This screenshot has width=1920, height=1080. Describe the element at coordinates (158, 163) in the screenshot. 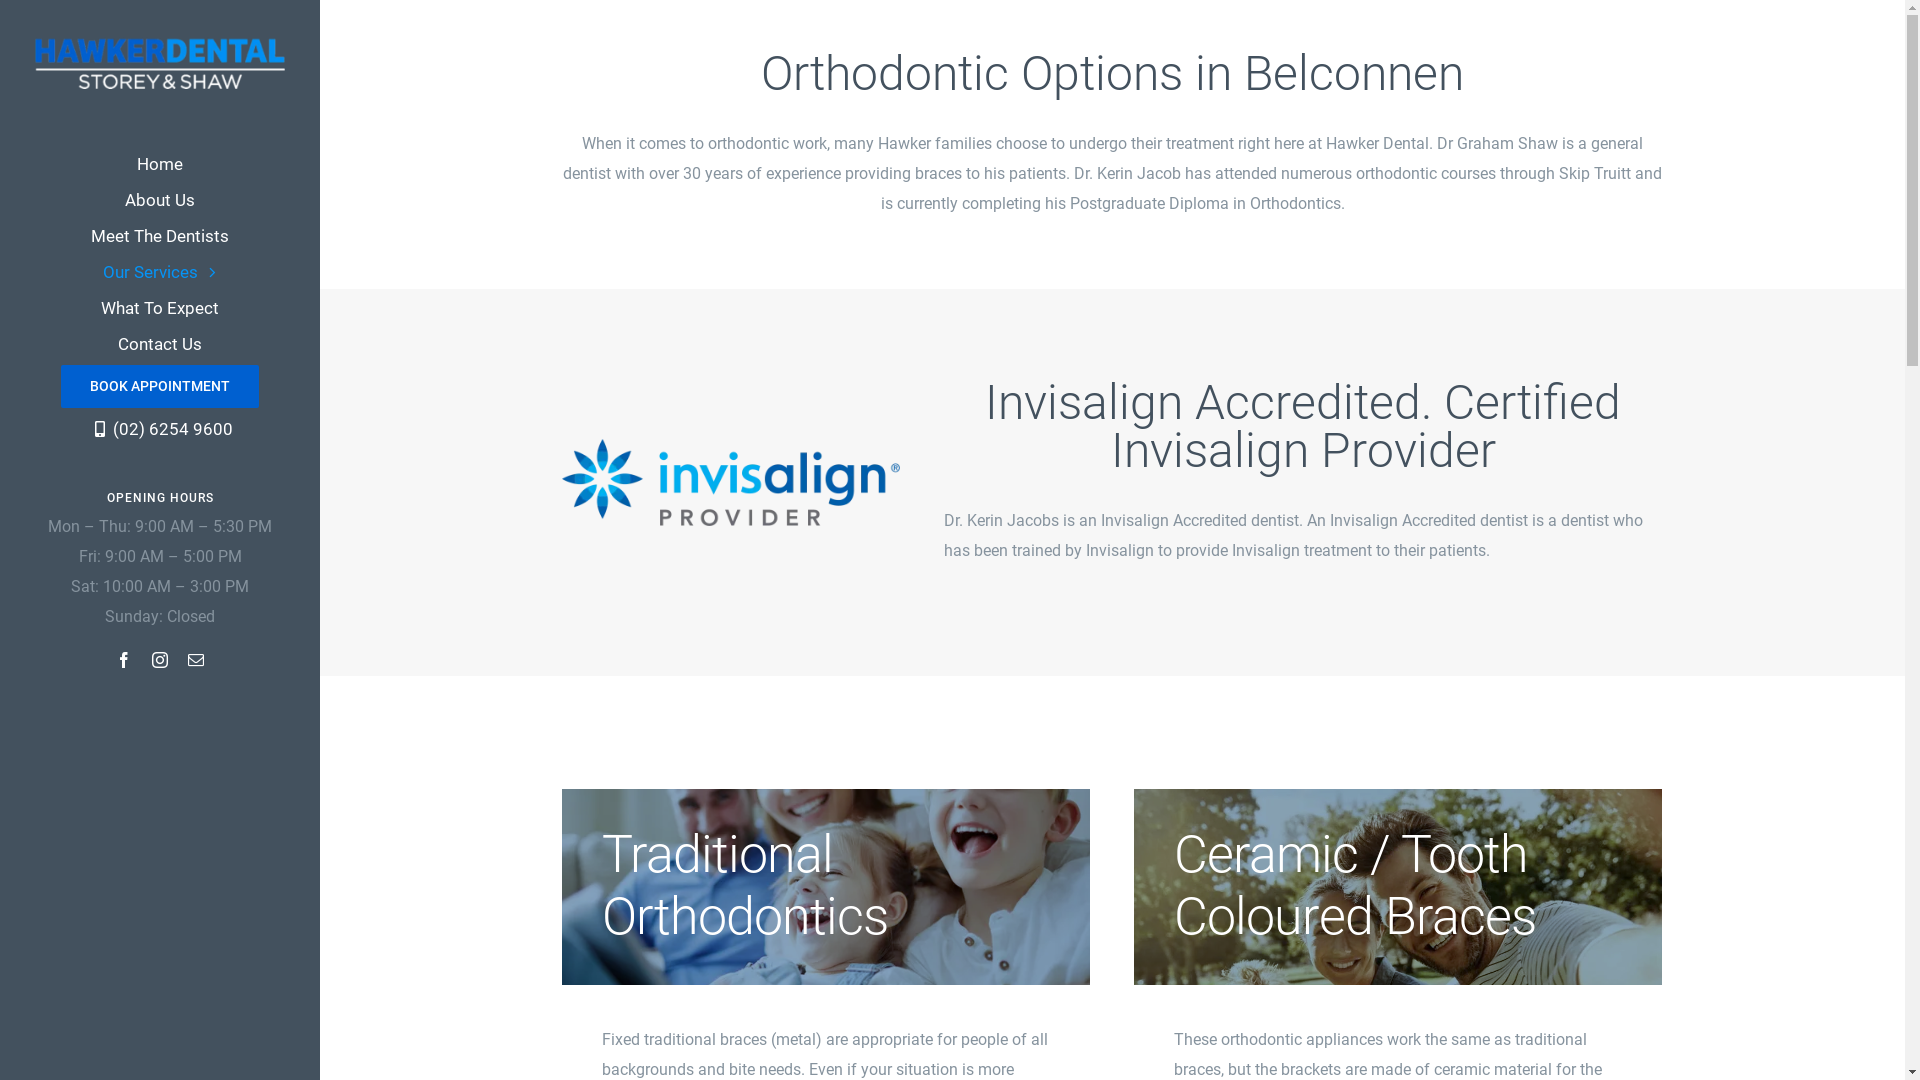

I see `'Home'` at that location.